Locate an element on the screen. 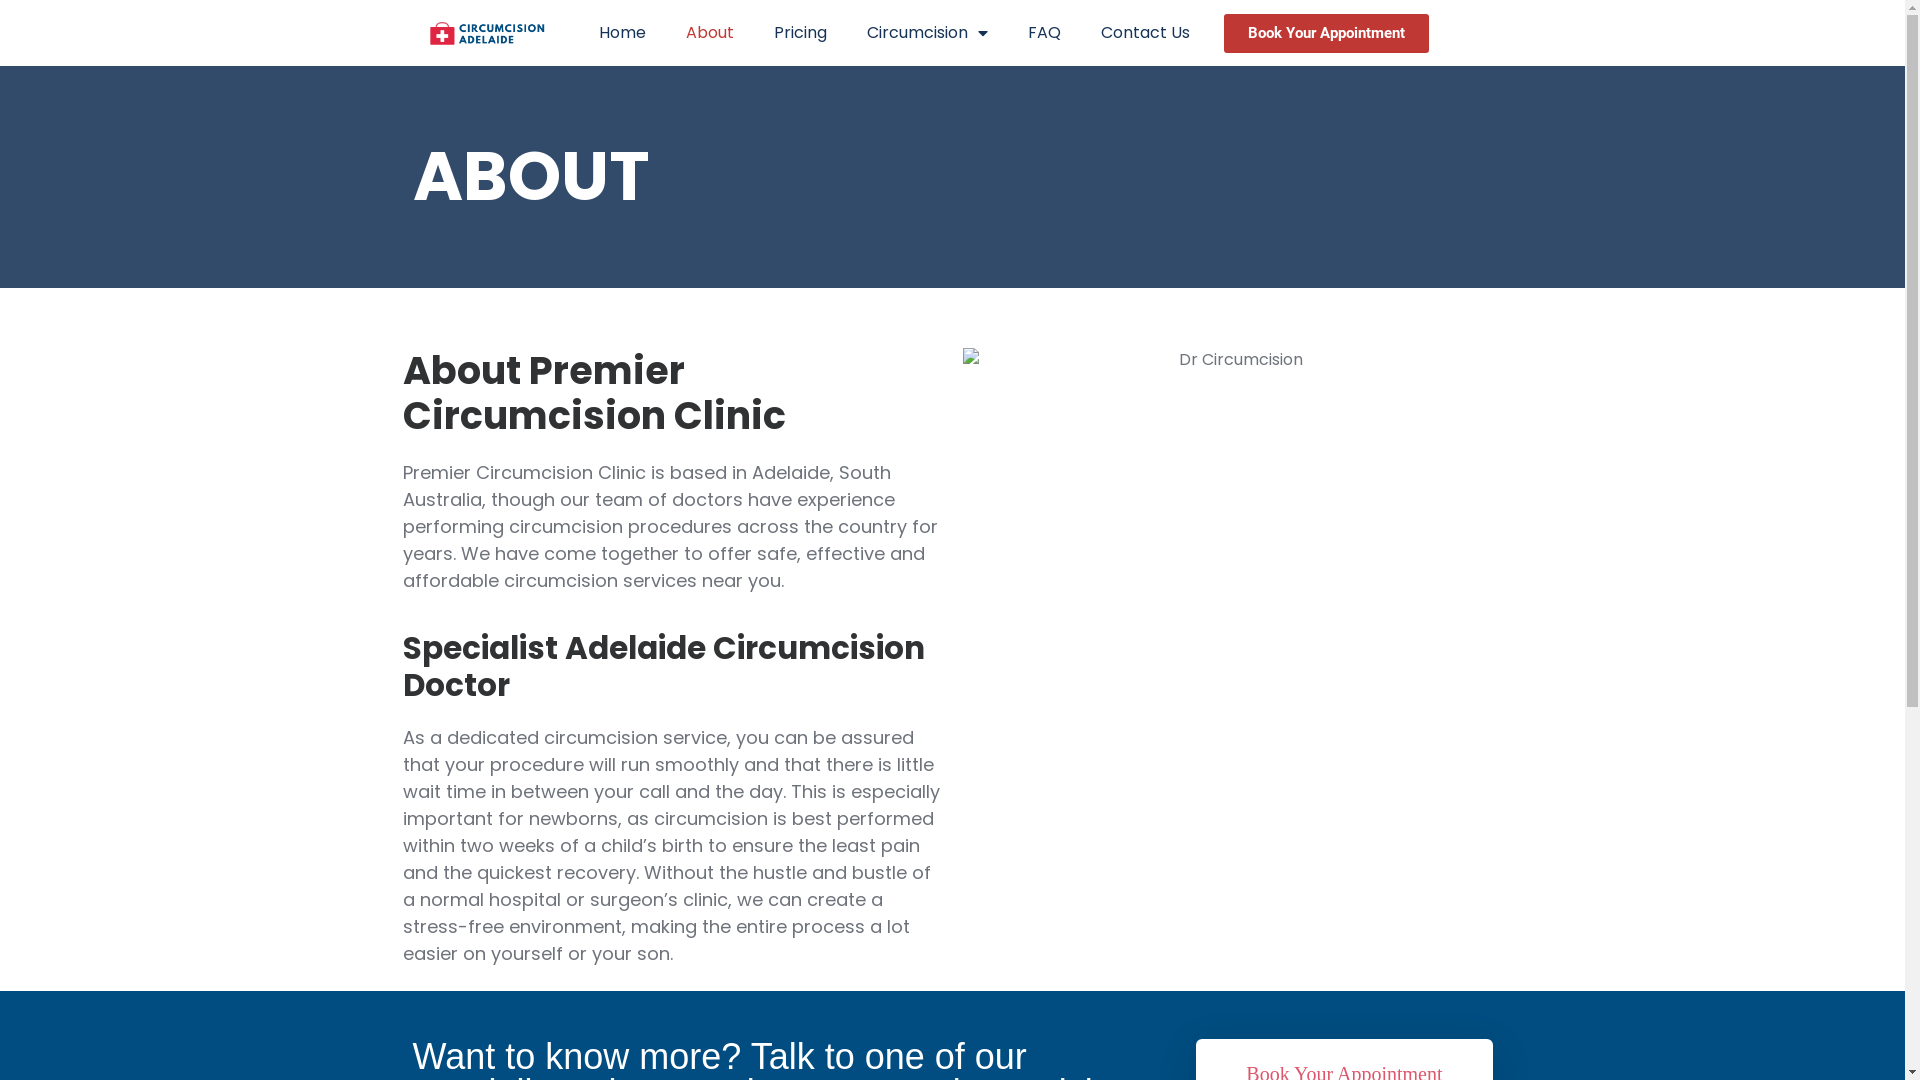  'Pricing' is located at coordinates (800, 33).